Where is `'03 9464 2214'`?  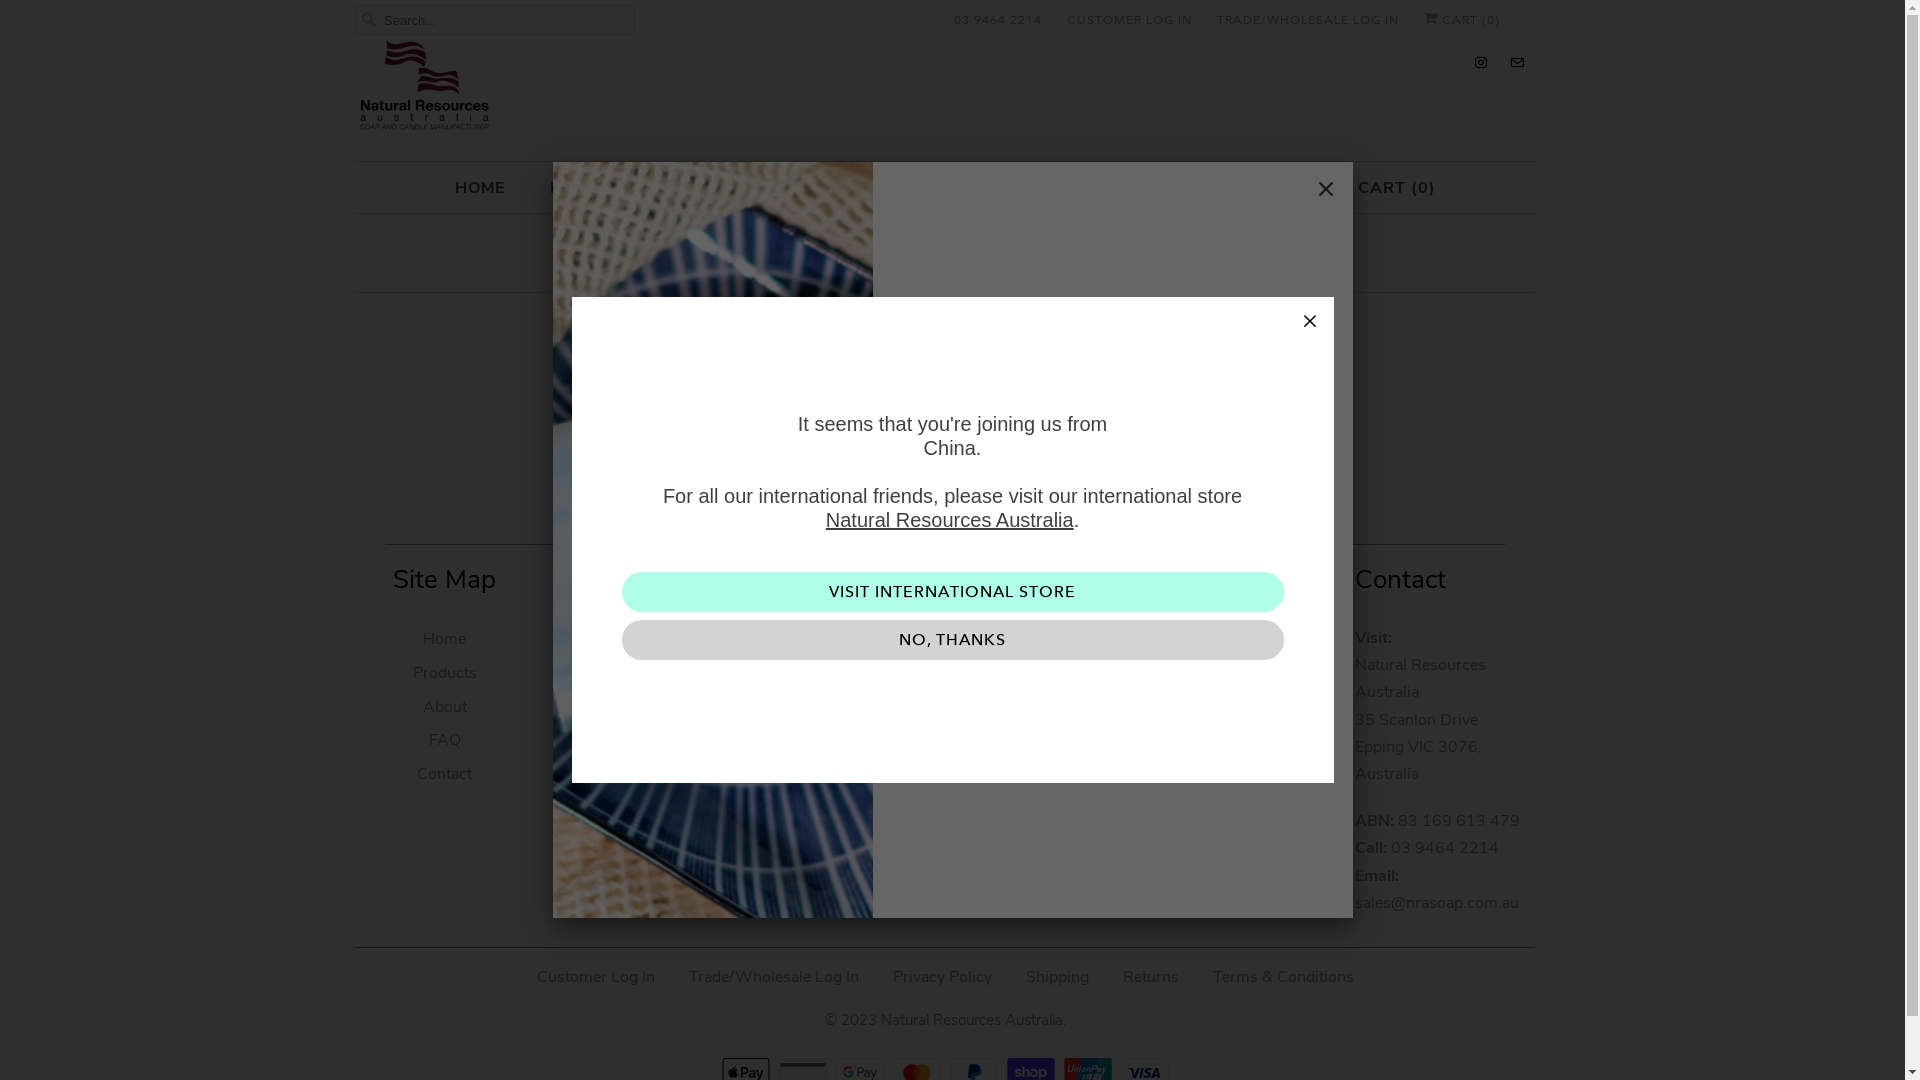 '03 9464 2214' is located at coordinates (1444, 848).